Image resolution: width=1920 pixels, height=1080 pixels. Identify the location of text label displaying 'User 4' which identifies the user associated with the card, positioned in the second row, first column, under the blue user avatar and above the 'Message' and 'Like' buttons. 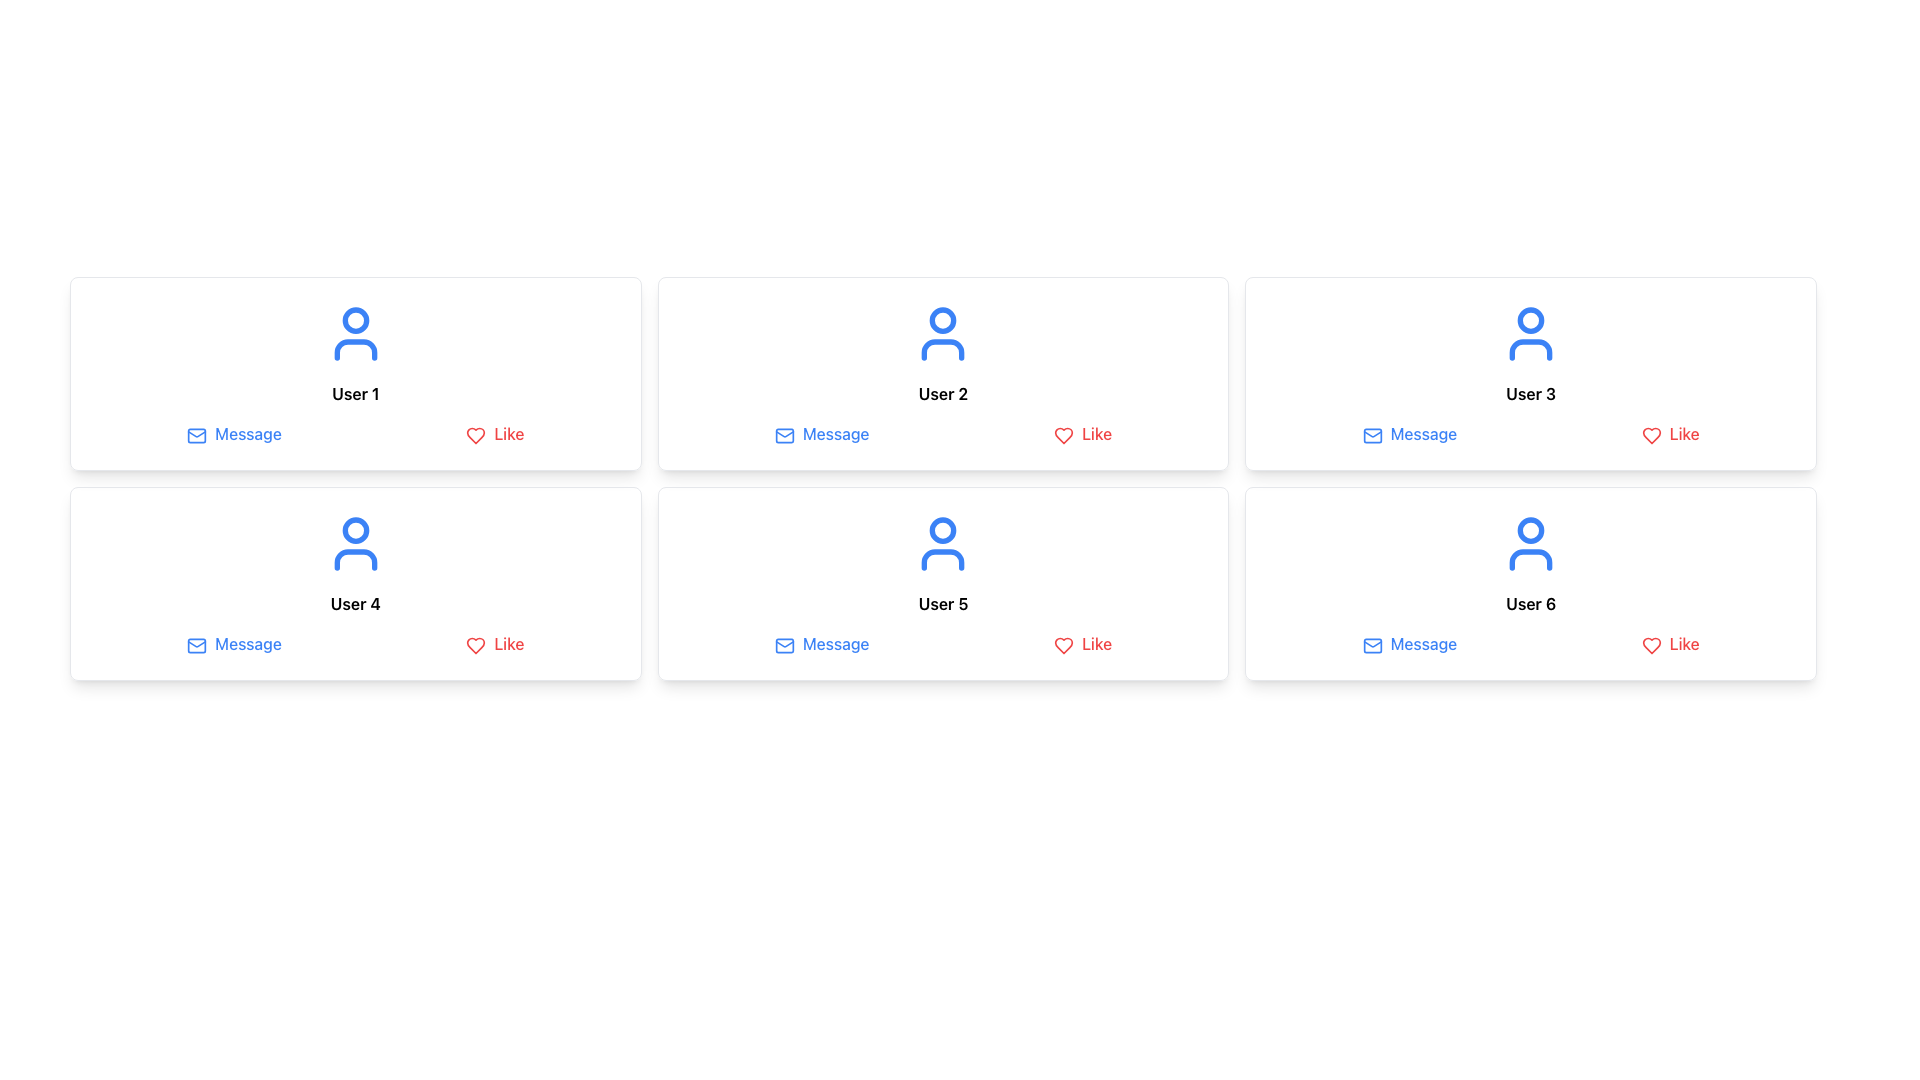
(355, 603).